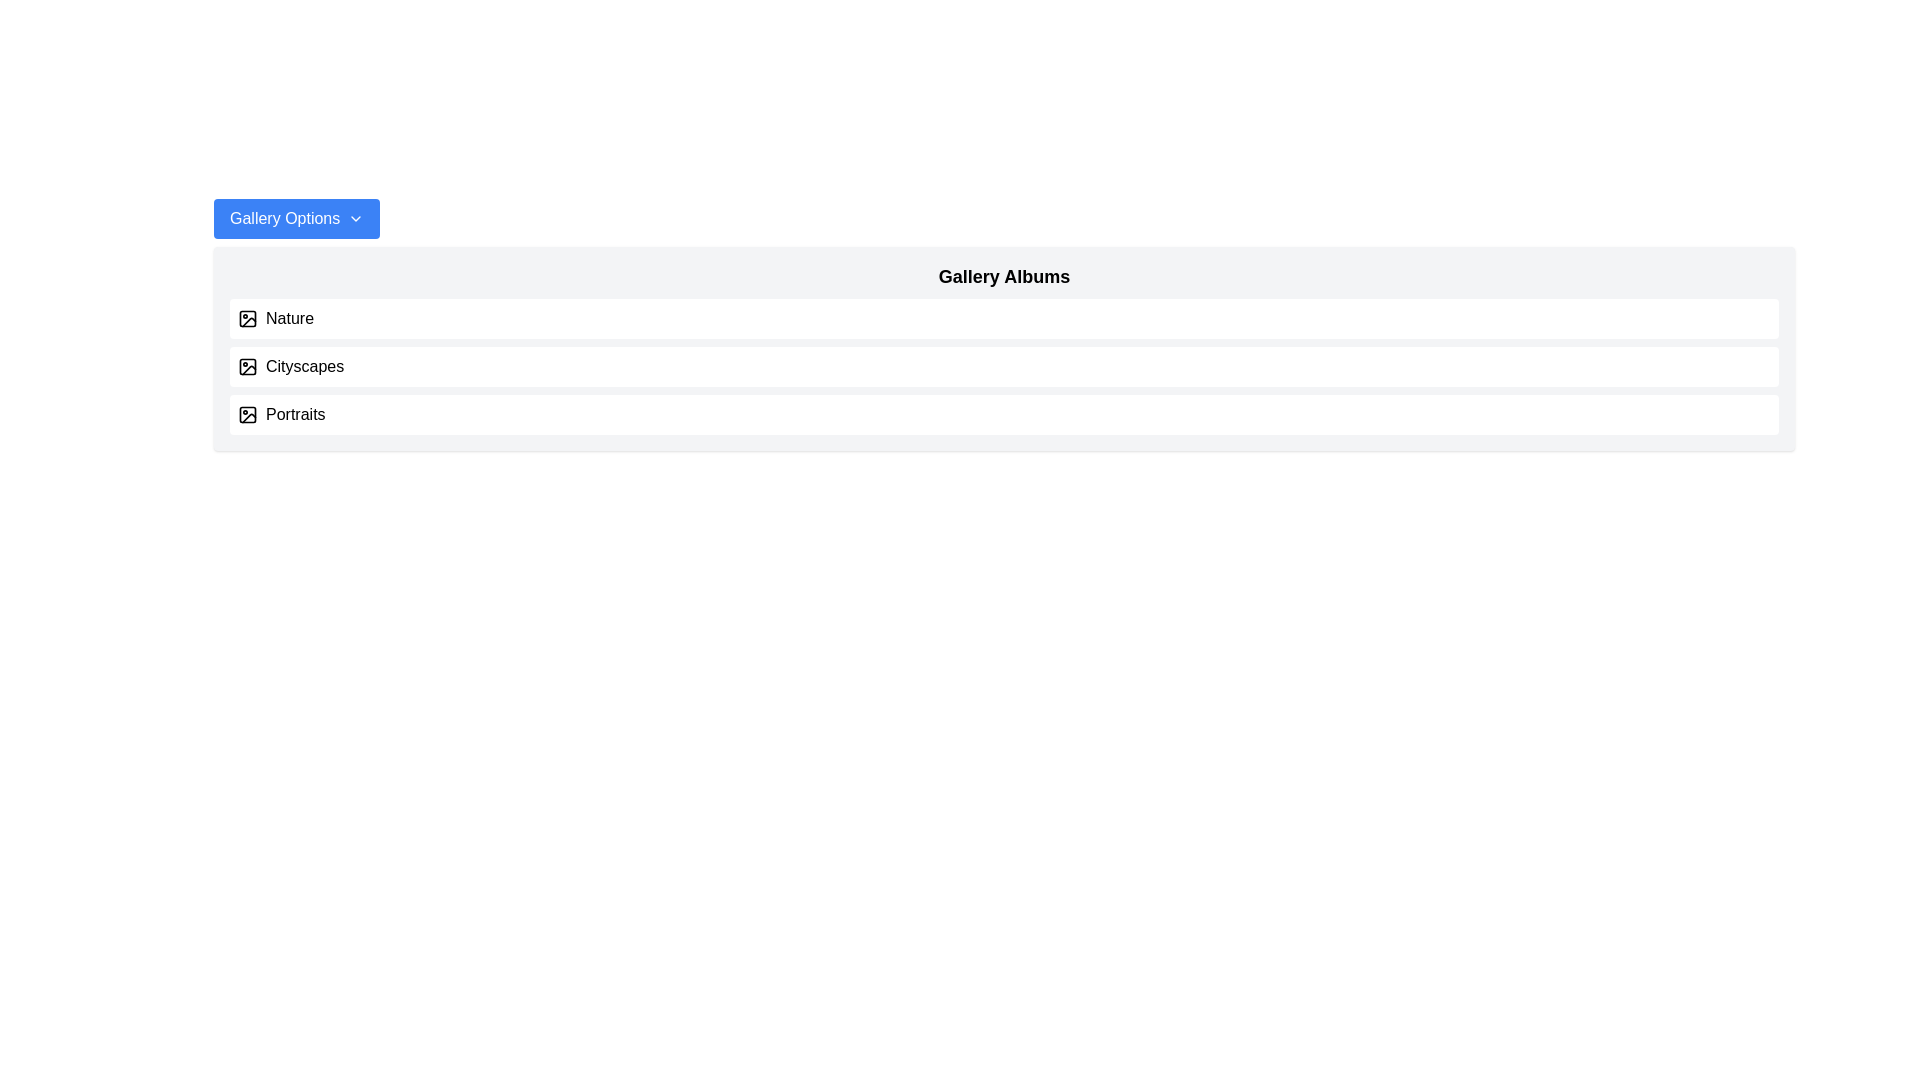 The height and width of the screenshot is (1080, 1920). What do you see at coordinates (1004, 318) in the screenshot?
I see `the list item labeled 'Nature' to see its hover effect` at bounding box center [1004, 318].